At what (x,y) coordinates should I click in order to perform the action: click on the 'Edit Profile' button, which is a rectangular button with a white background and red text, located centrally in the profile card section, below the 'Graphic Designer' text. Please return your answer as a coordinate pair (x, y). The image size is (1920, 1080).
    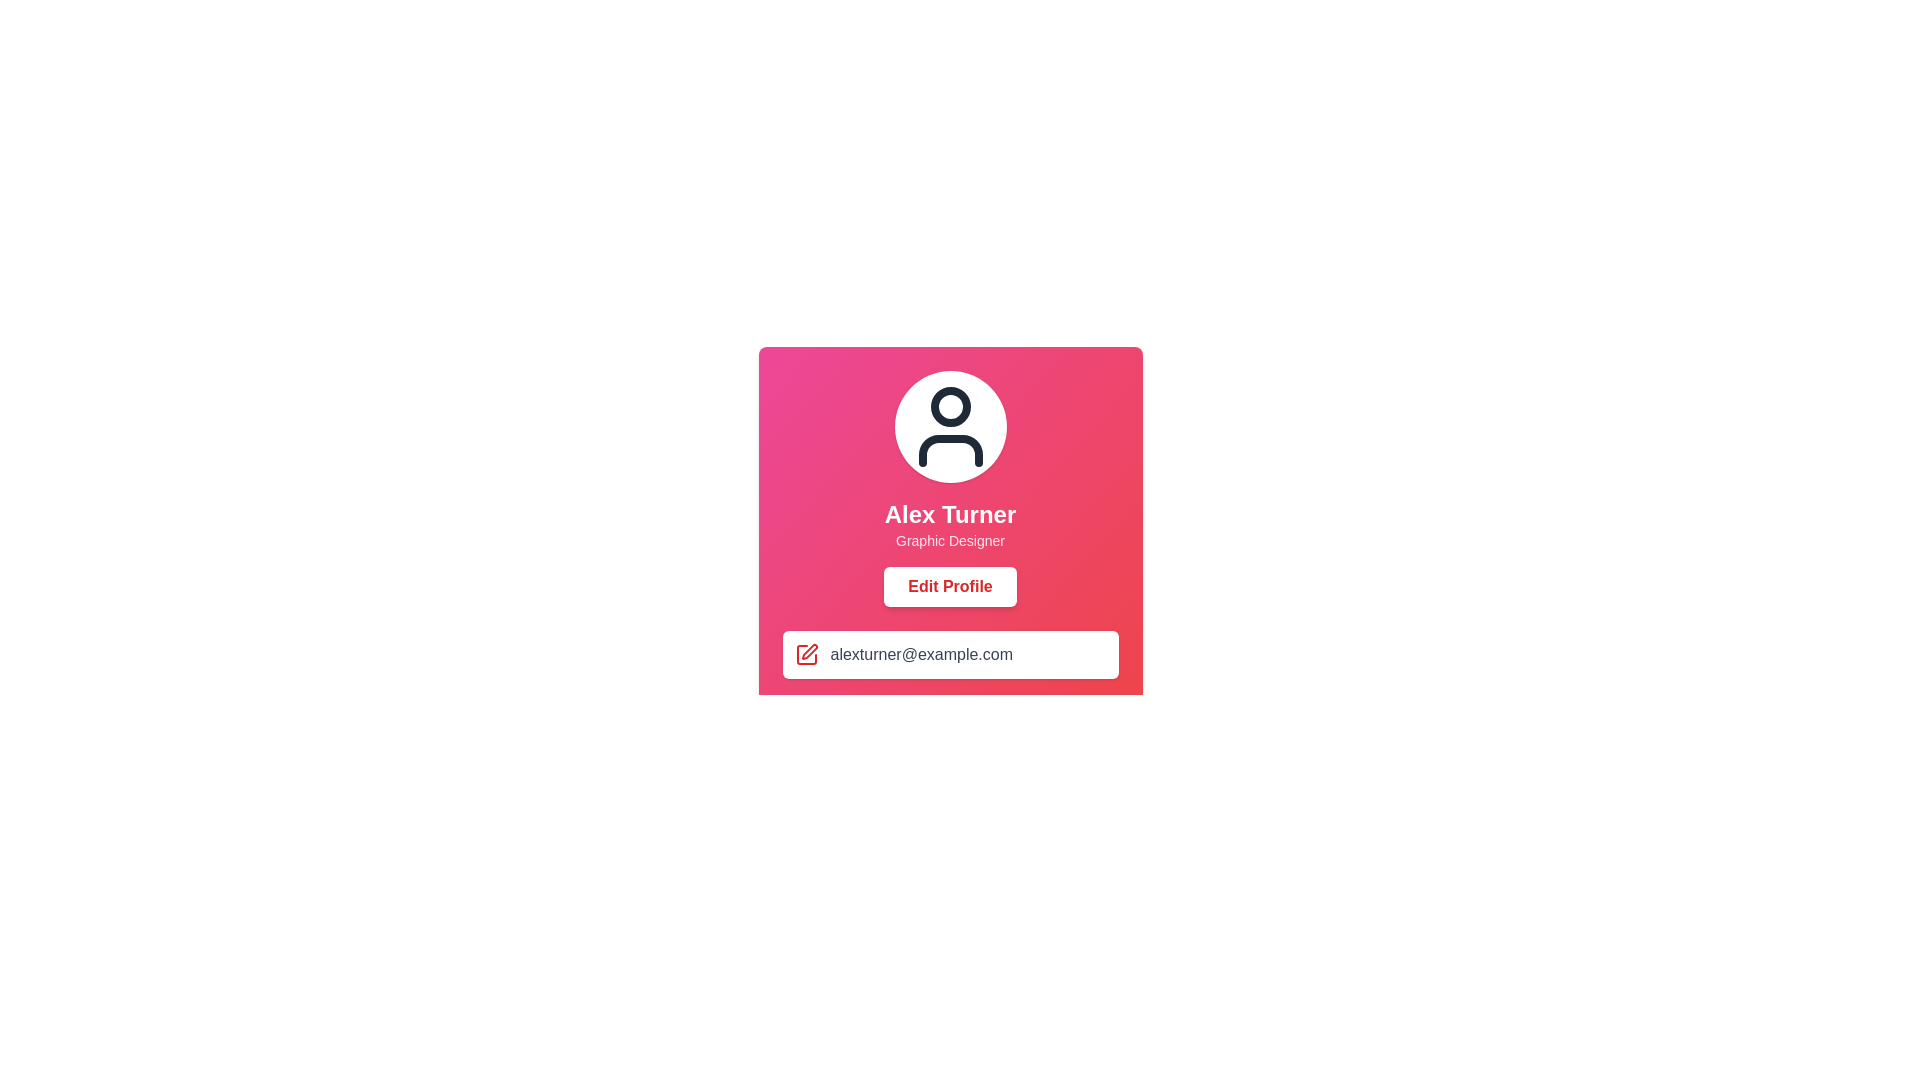
    Looking at the image, I should click on (949, 585).